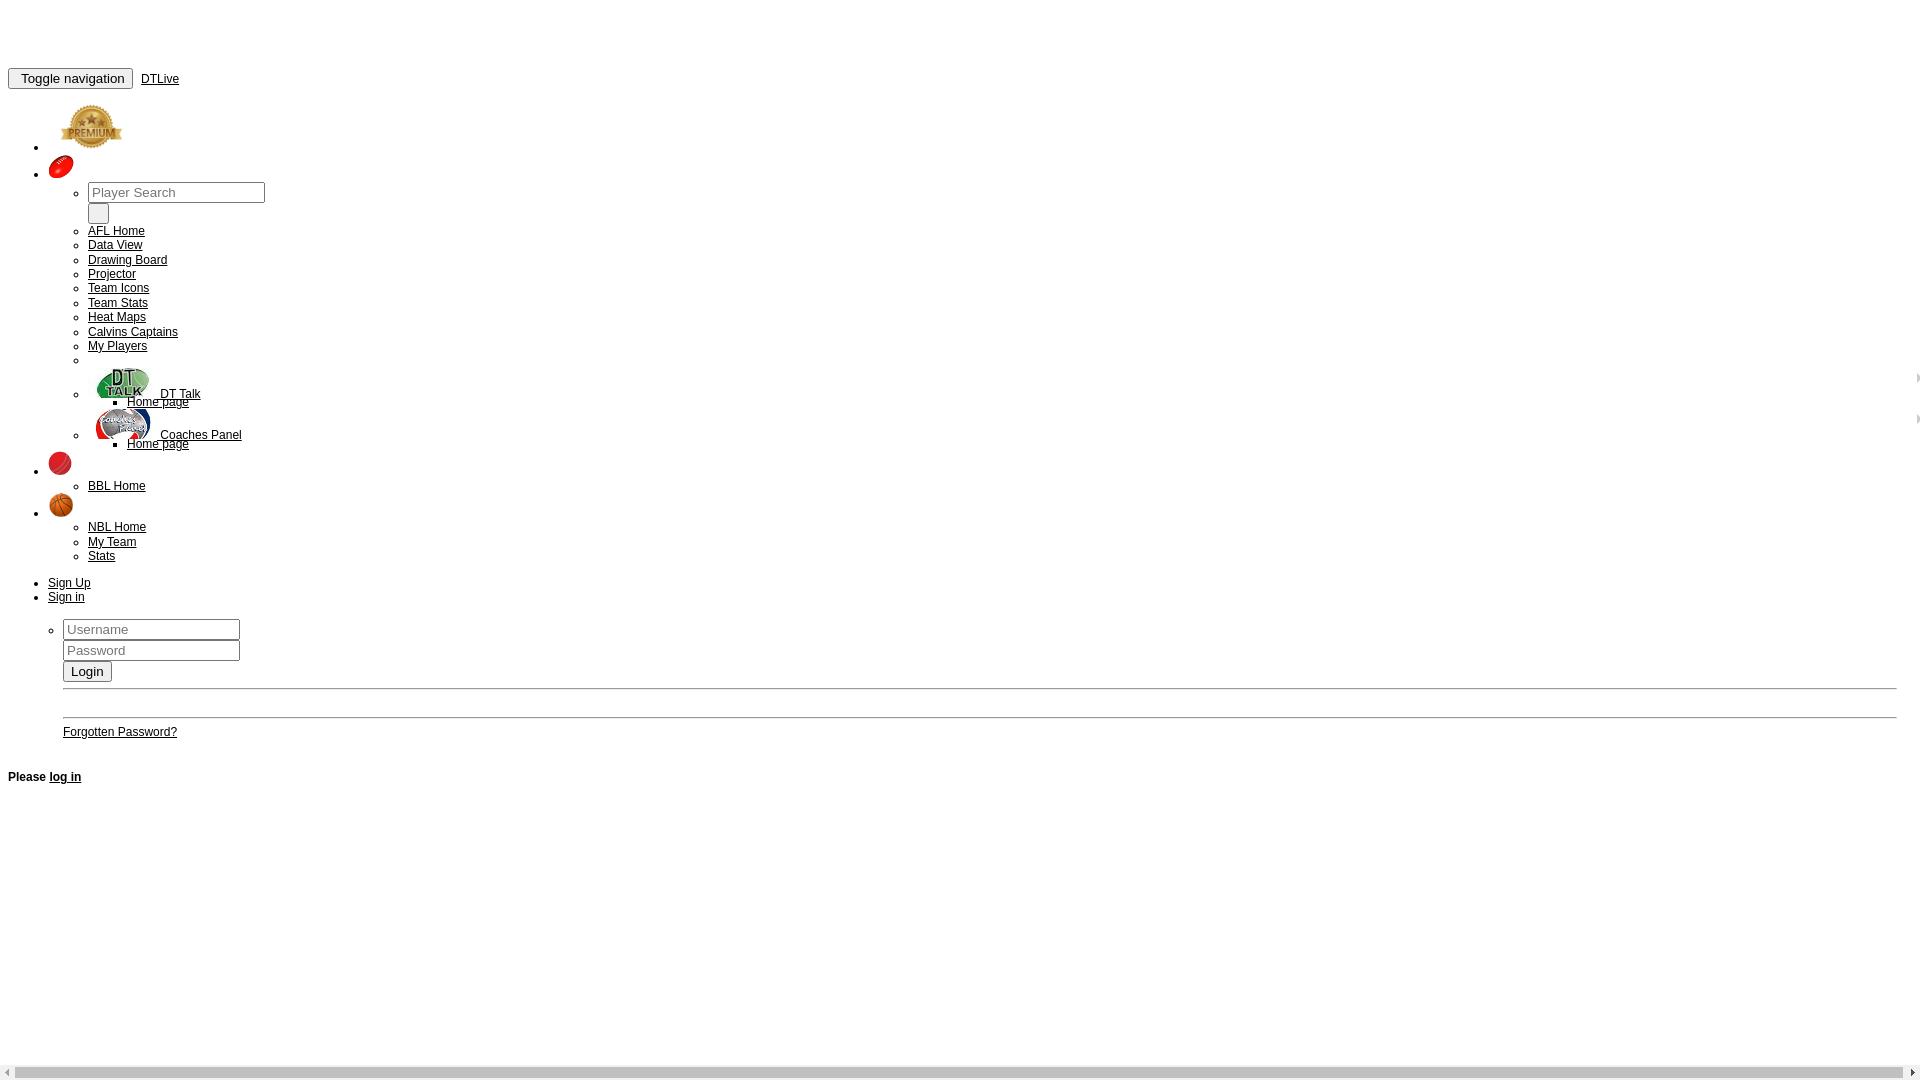 The height and width of the screenshot is (1080, 1920). What do you see at coordinates (143, 393) in the screenshot?
I see `'DT Talk'` at bounding box center [143, 393].